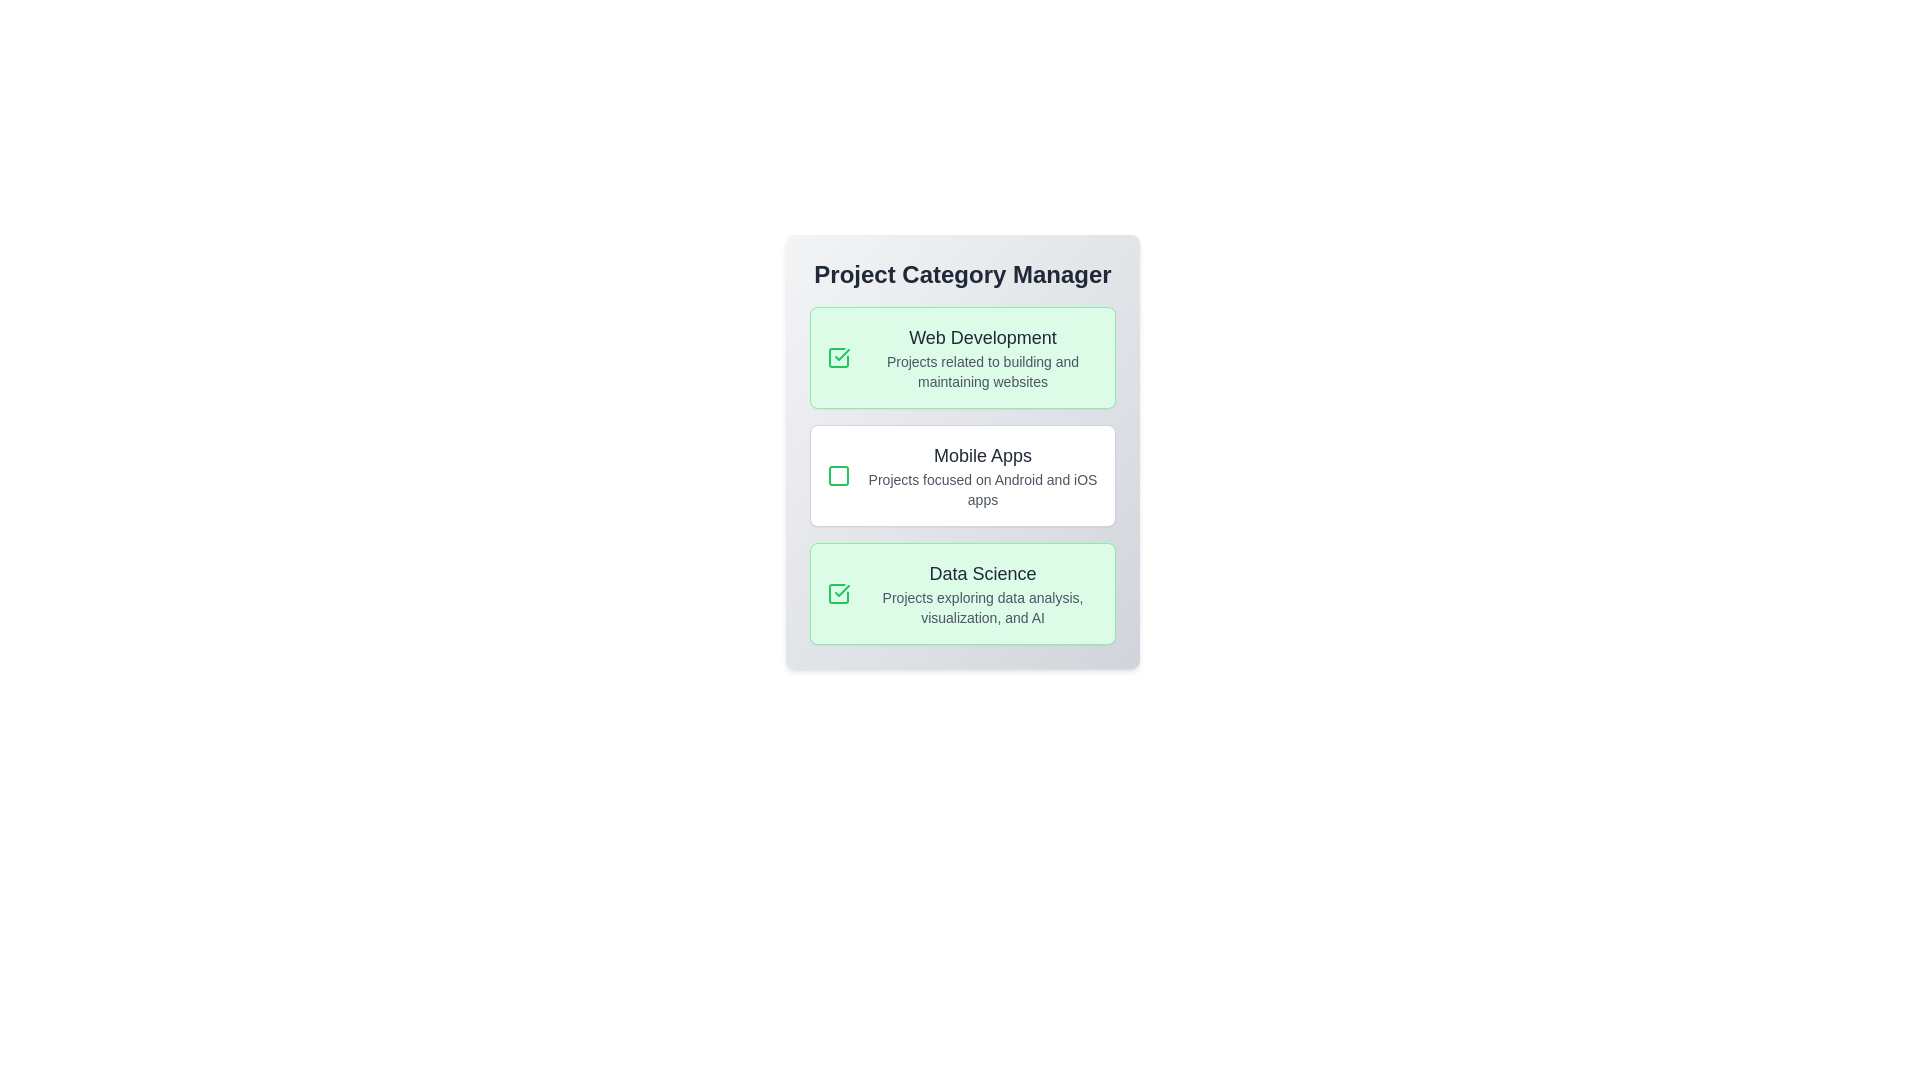 The image size is (1920, 1080). What do you see at coordinates (963, 593) in the screenshot?
I see `the 'Data Science' category card located at the bottom of the vertical list` at bounding box center [963, 593].